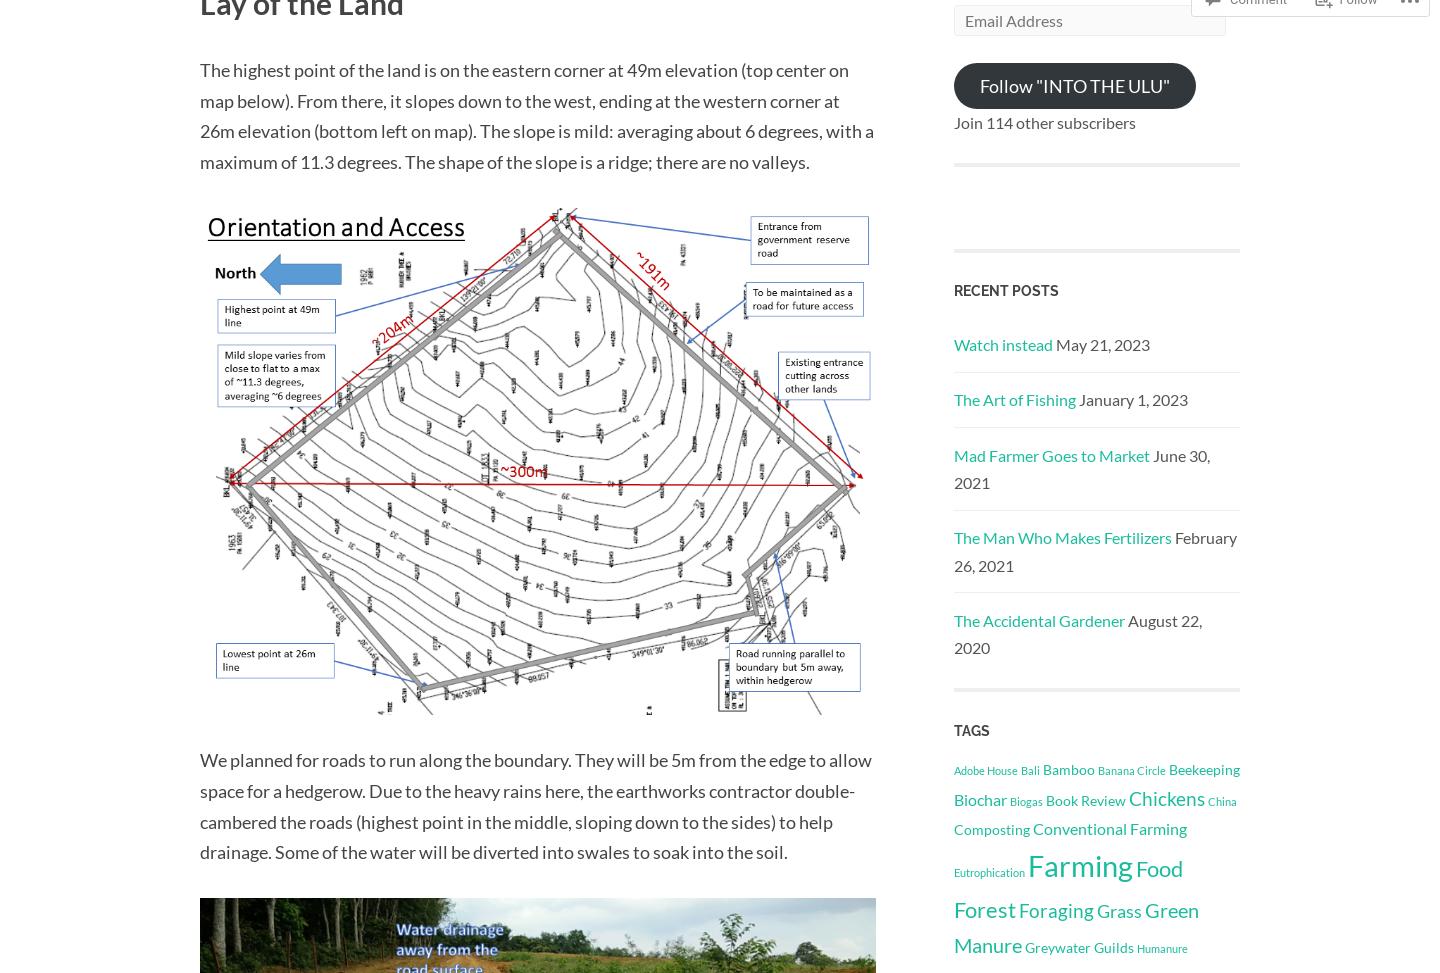 This screenshot has height=973, width=1440. I want to click on 'Eutrophication', so click(988, 872).